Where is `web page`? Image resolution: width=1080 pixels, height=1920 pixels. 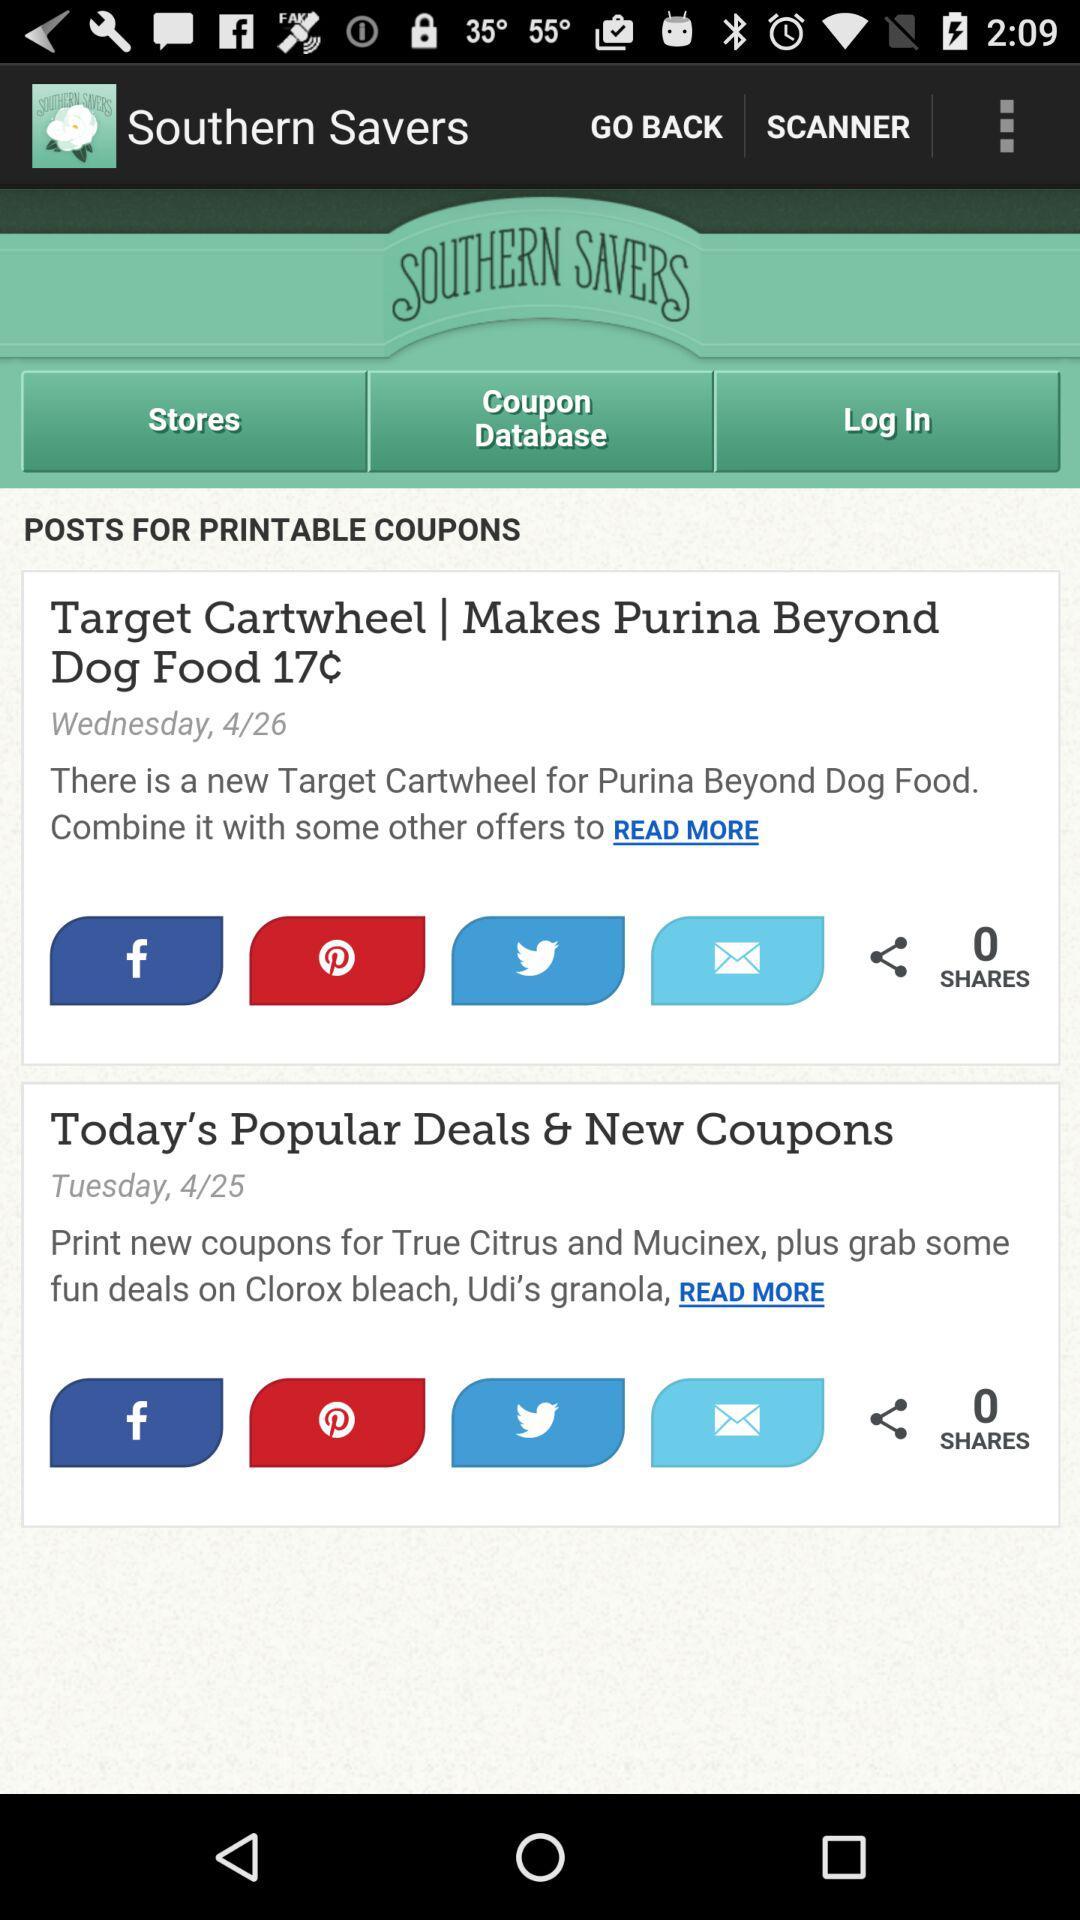
web page is located at coordinates (540, 991).